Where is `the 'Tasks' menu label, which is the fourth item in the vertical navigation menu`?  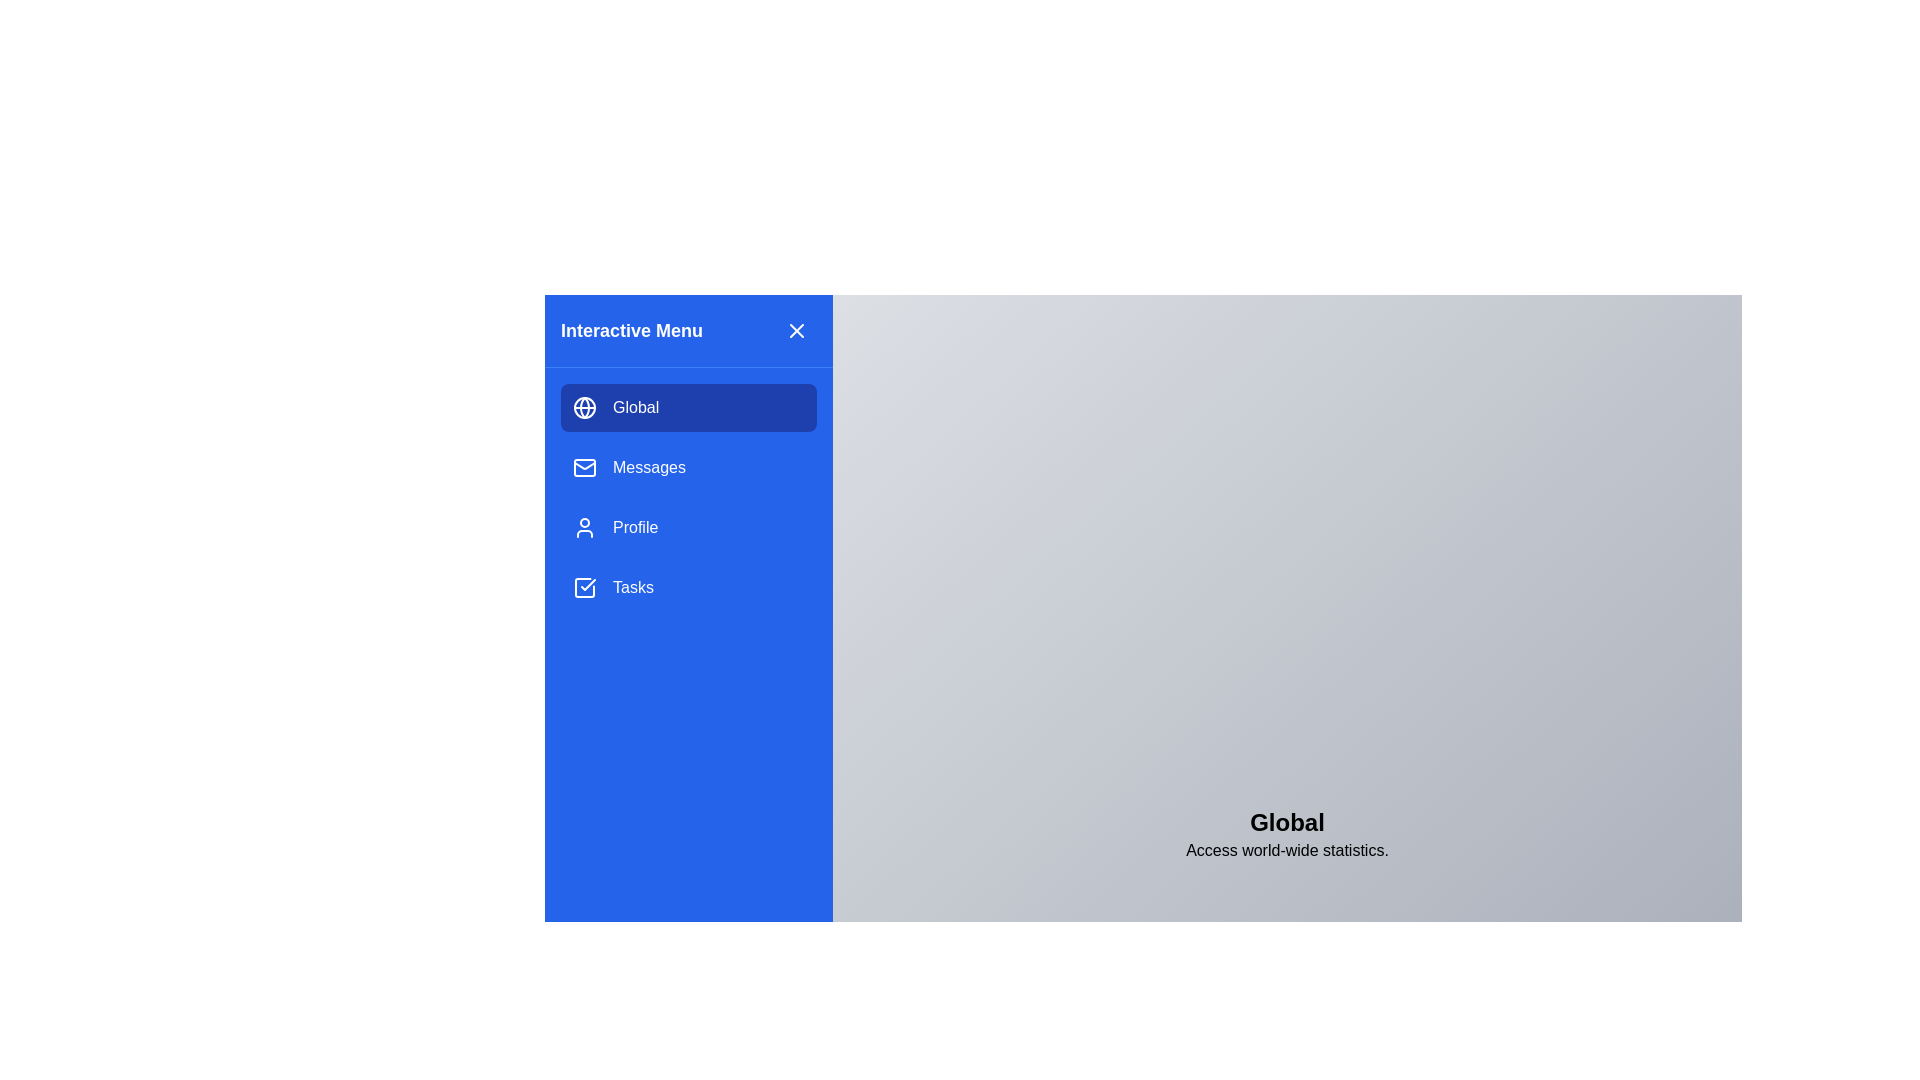 the 'Tasks' menu label, which is the fourth item in the vertical navigation menu is located at coordinates (632, 586).